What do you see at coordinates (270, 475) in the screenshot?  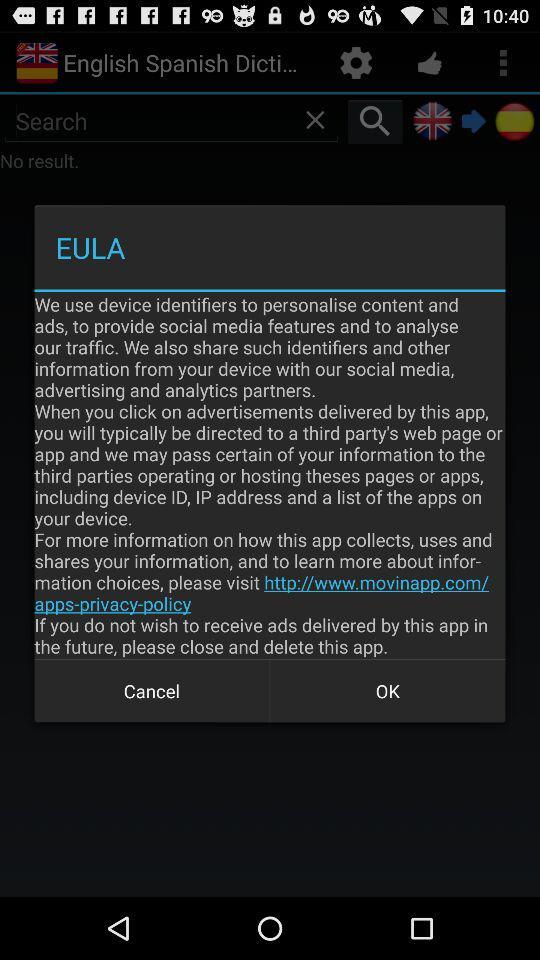 I see `item above the cancel item` at bounding box center [270, 475].